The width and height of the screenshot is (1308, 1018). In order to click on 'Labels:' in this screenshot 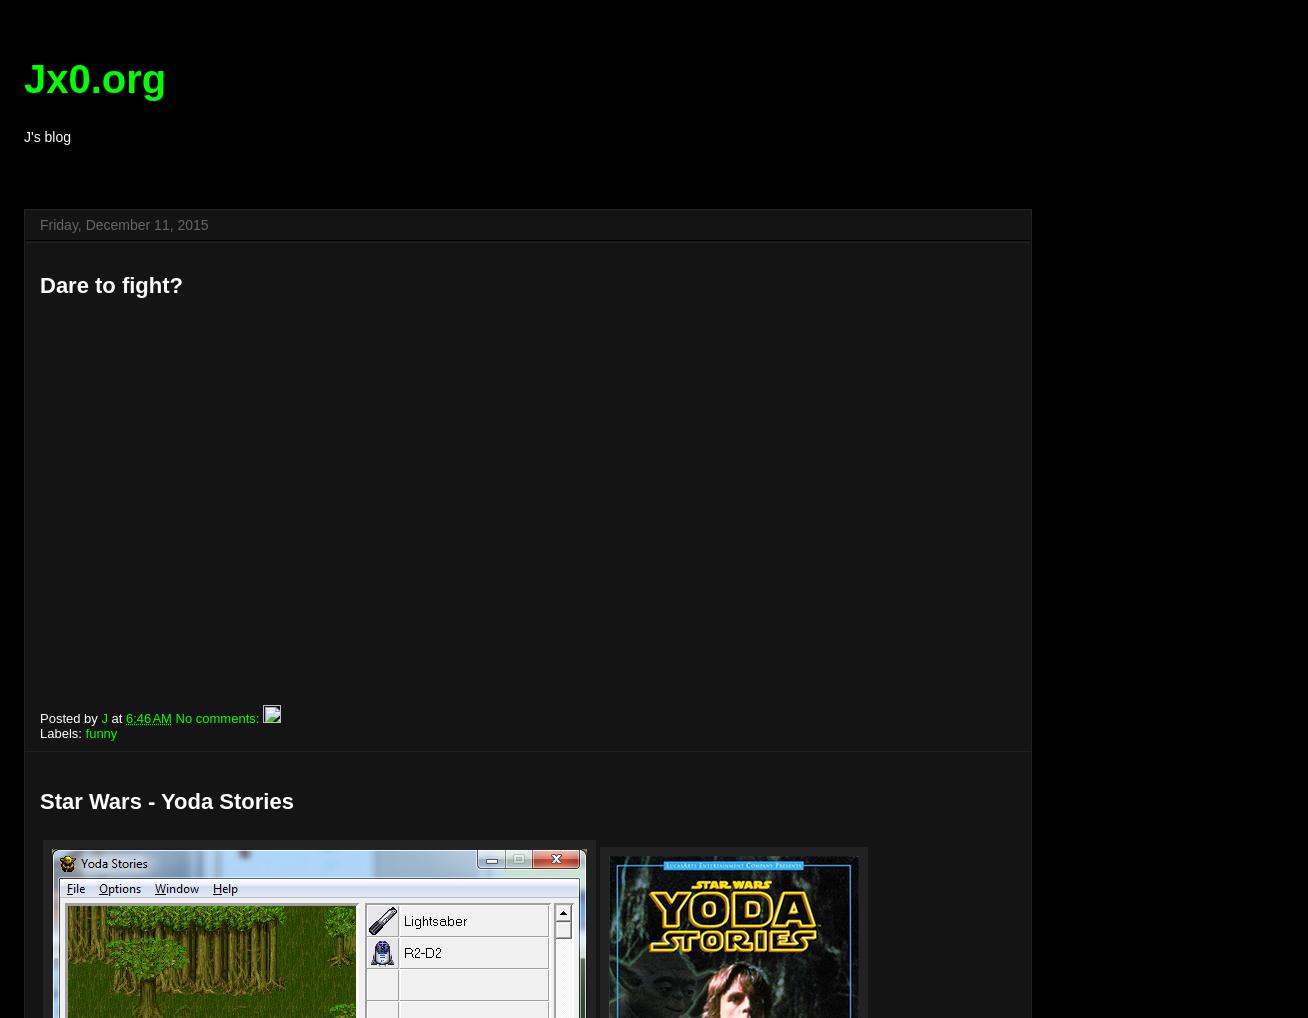, I will do `click(62, 732)`.